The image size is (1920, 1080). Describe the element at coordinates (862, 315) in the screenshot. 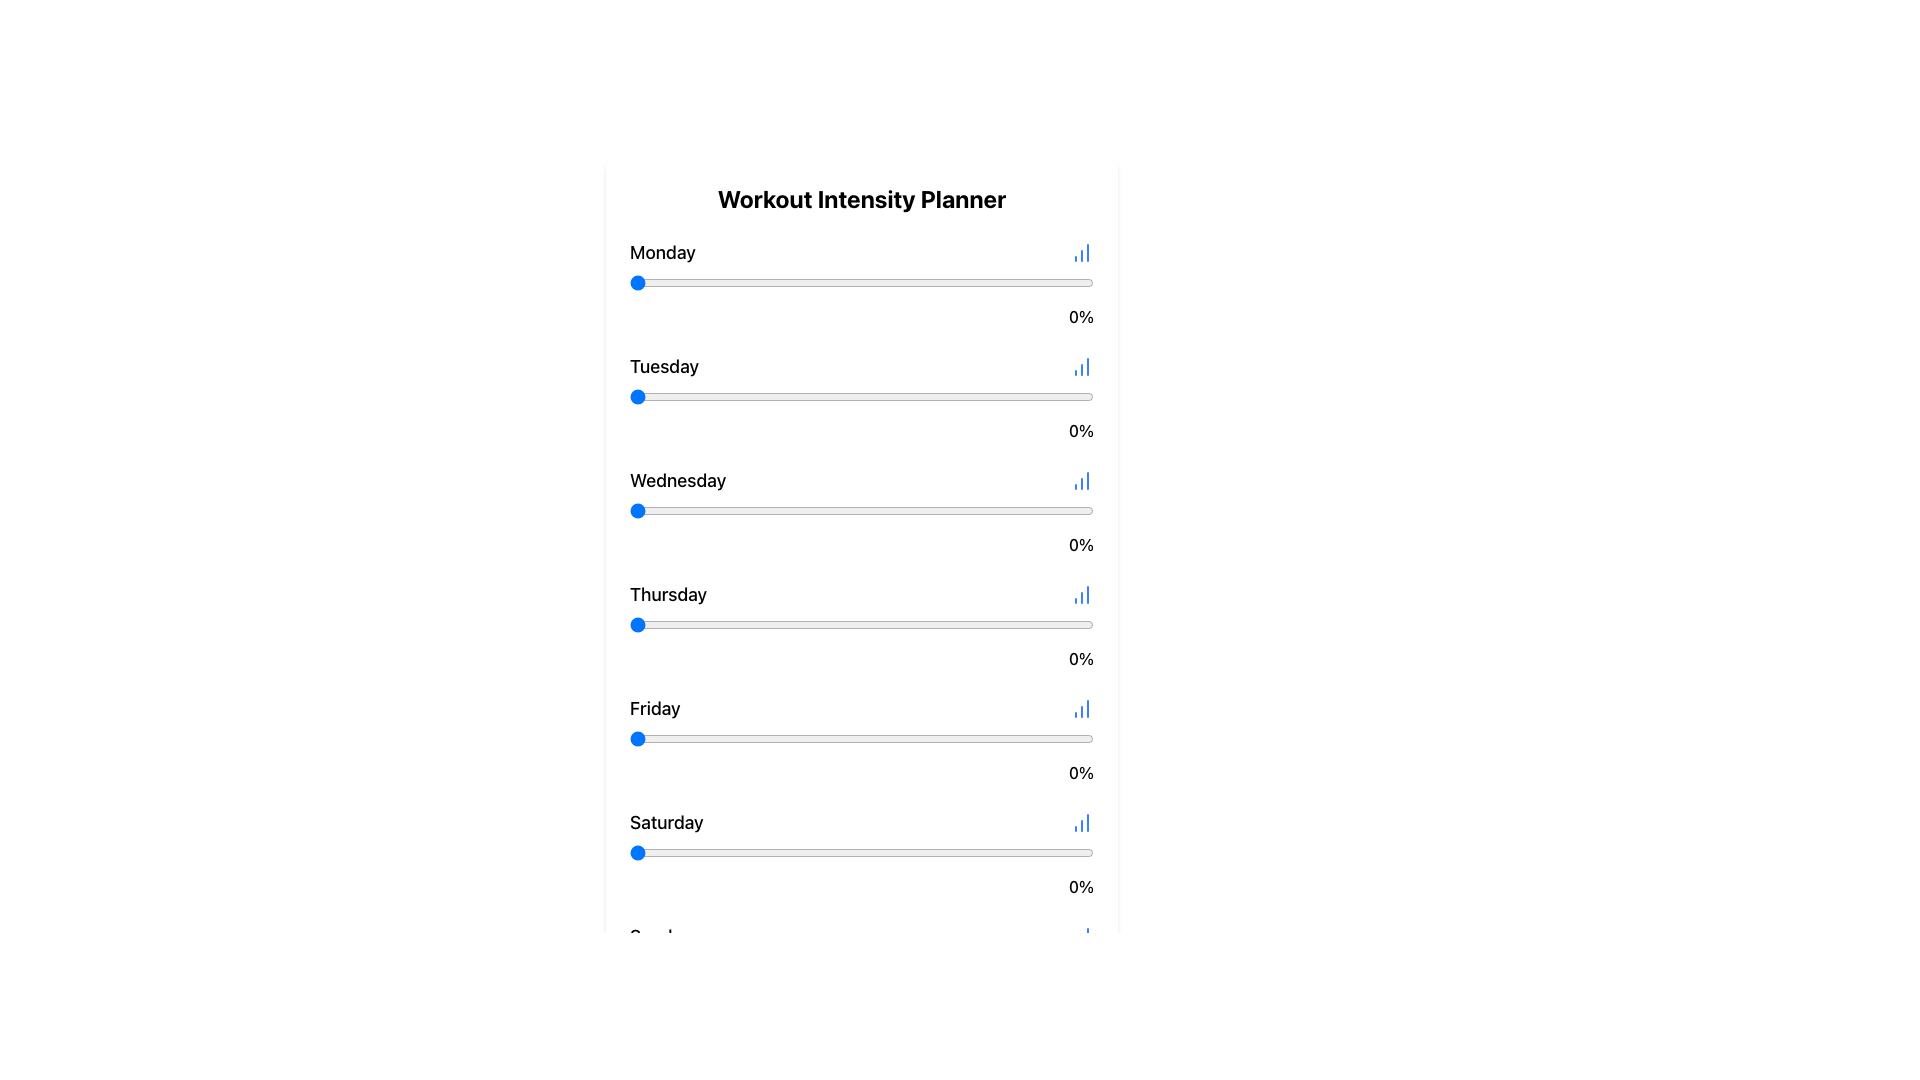

I see `the text display showing '0%' located in the 'Monday' section of the weekly scheduler interface, aligned to the right of the associated slider` at that location.